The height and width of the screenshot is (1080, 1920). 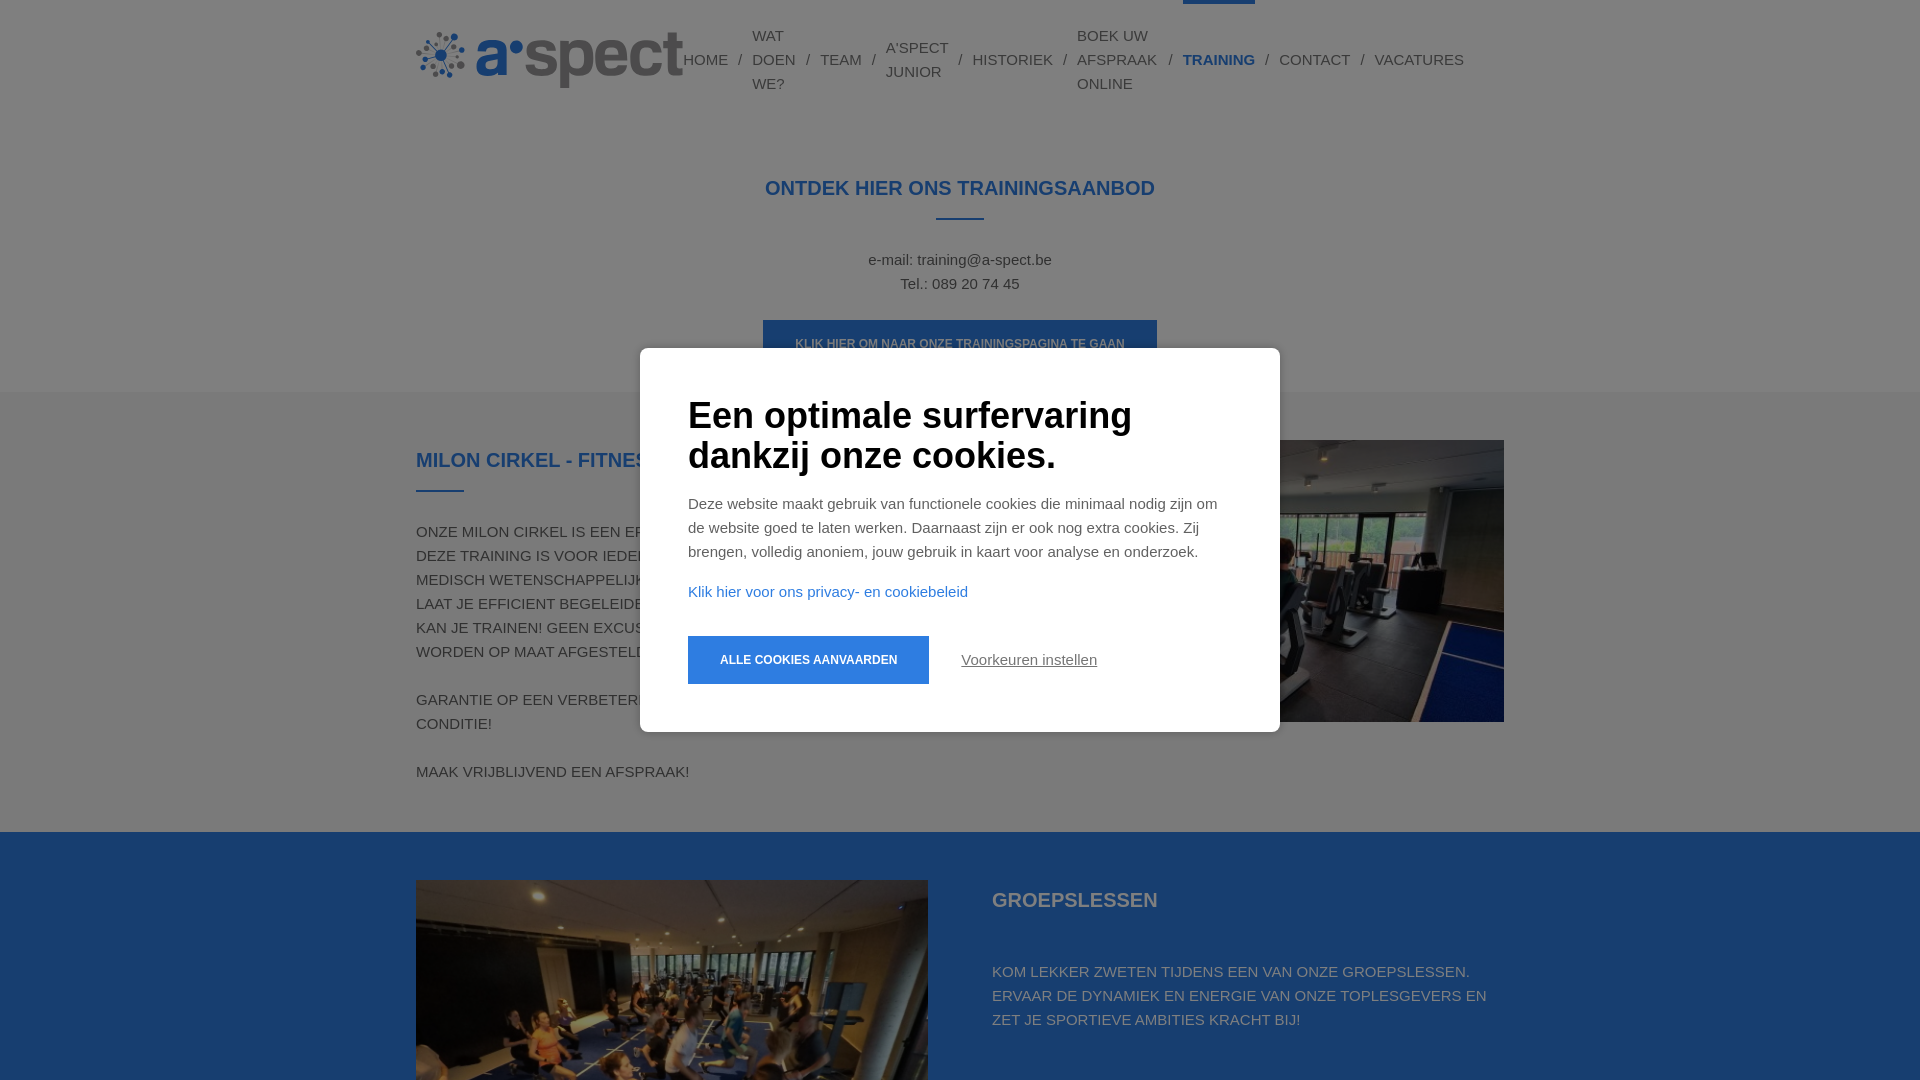 What do you see at coordinates (1314, 59) in the screenshot?
I see `'CONTACT'` at bounding box center [1314, 59].